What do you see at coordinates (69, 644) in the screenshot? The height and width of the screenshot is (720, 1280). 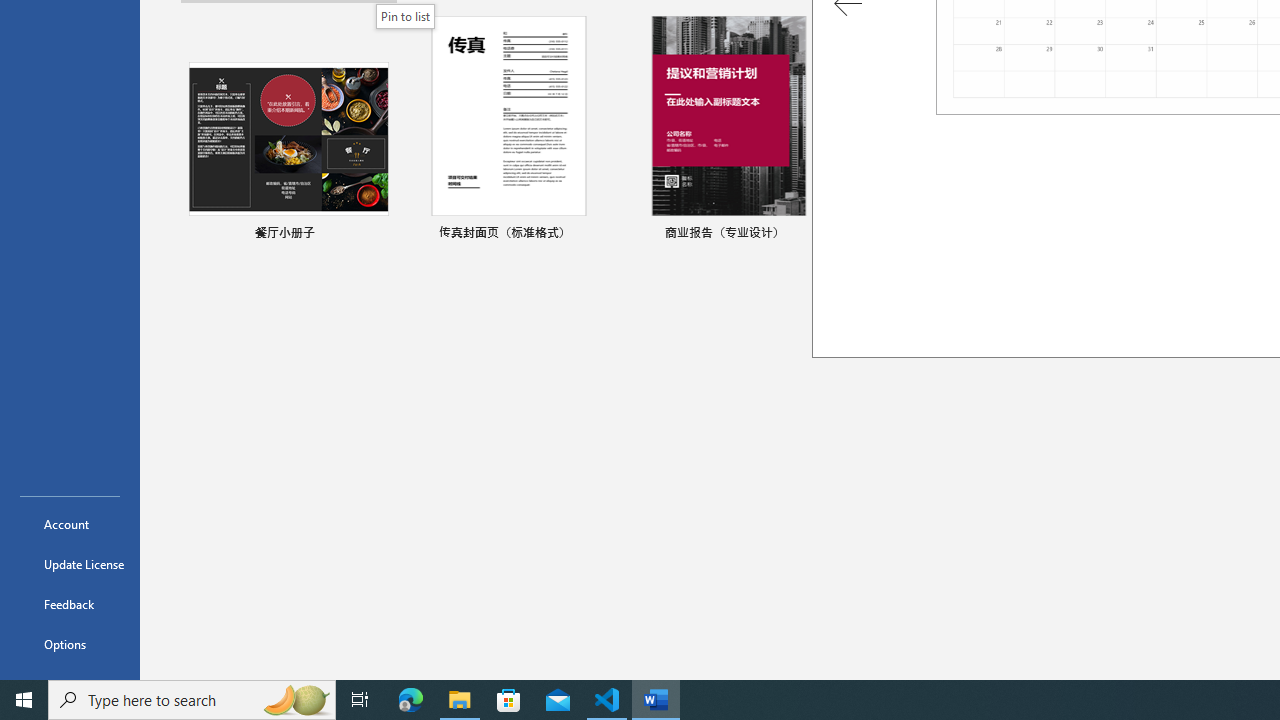 I see `'Options'` at bounding box center [69, 644].